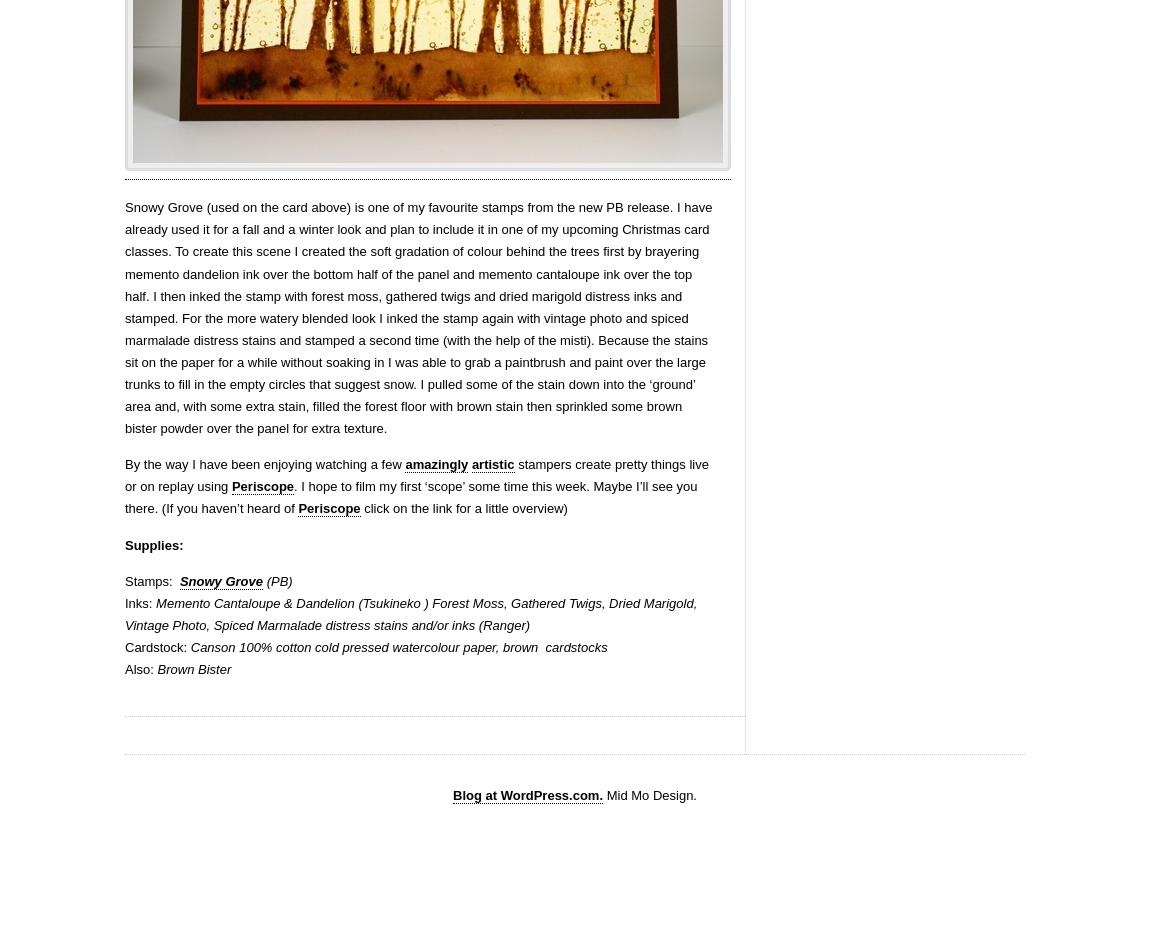 The height and width of the screenshot is (945, 1150). Describe the element at coordinates (492, 464) in the screenshot. I see `'artistic'` at that location.